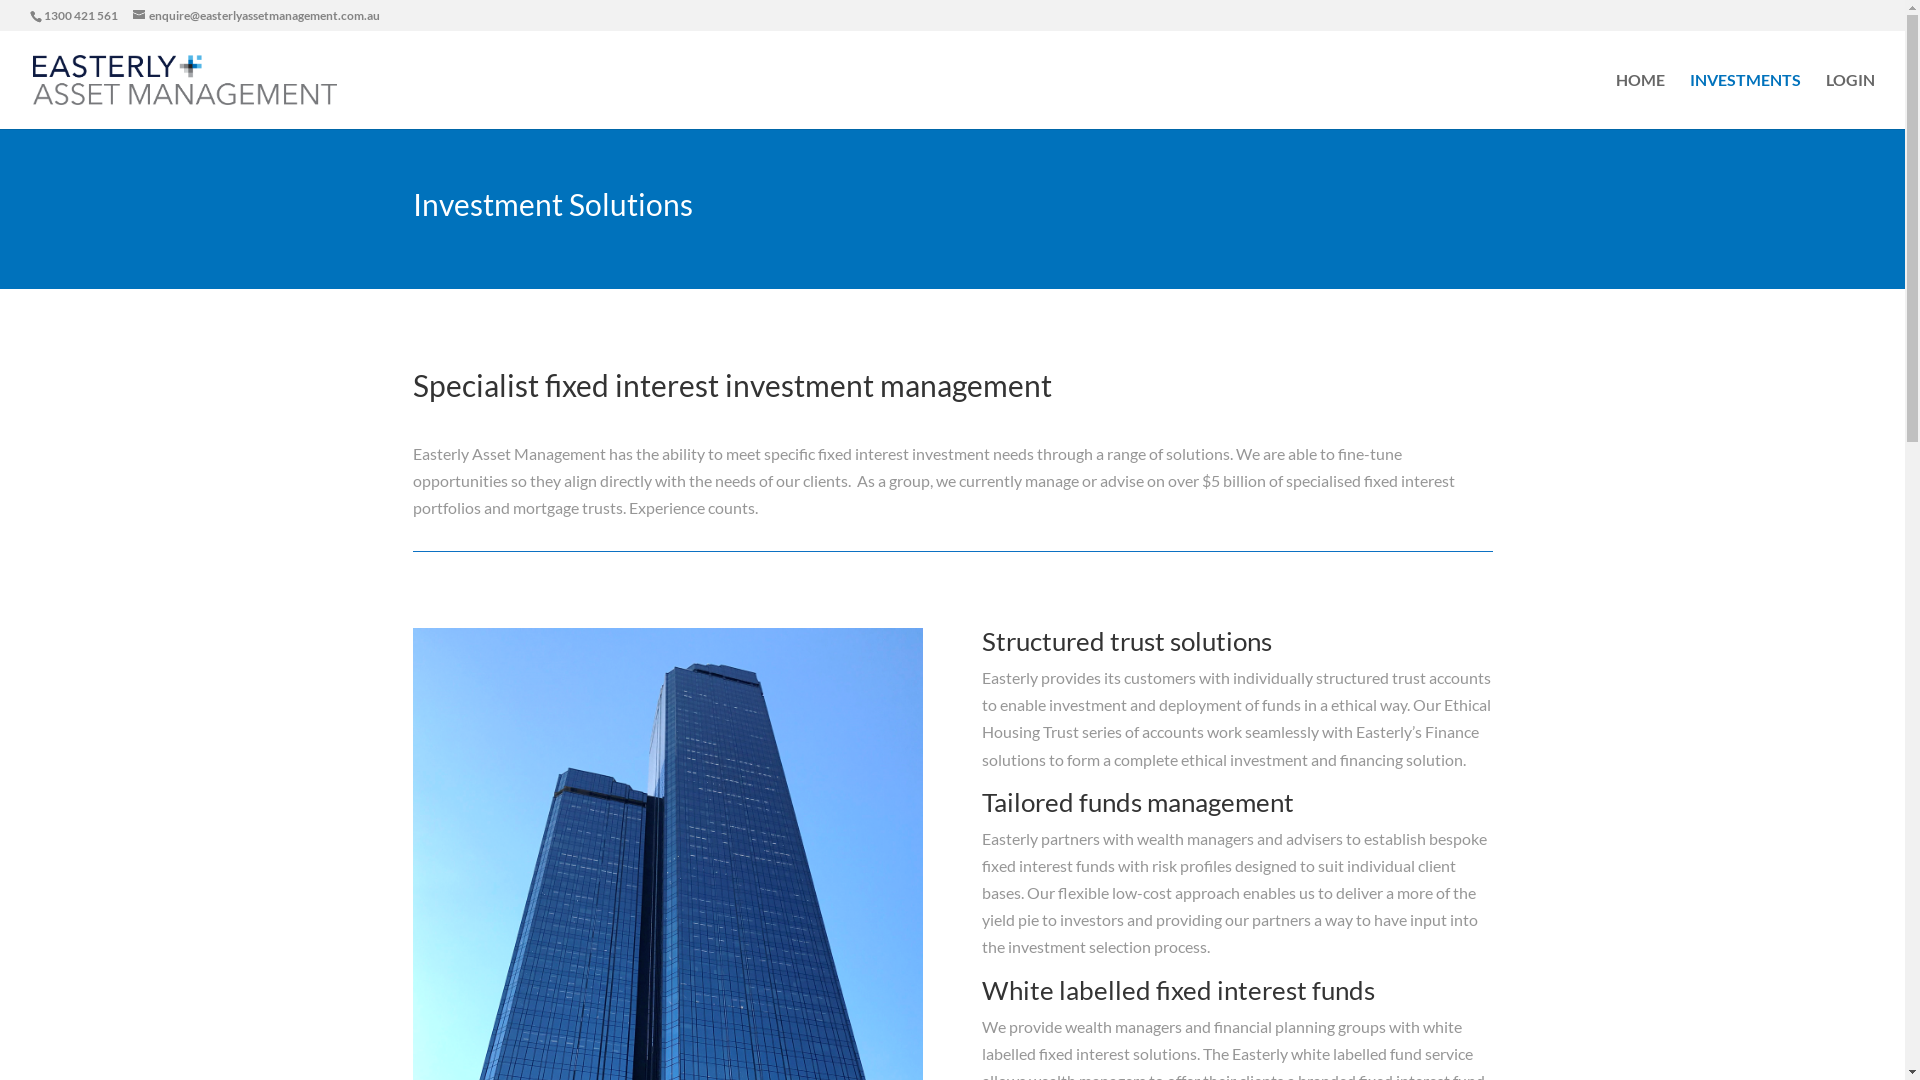  What do you see at coordinates (1744, 100) in the screenshot?
I see `'INVESTMENTS'` at bounding box center [1744, 100].